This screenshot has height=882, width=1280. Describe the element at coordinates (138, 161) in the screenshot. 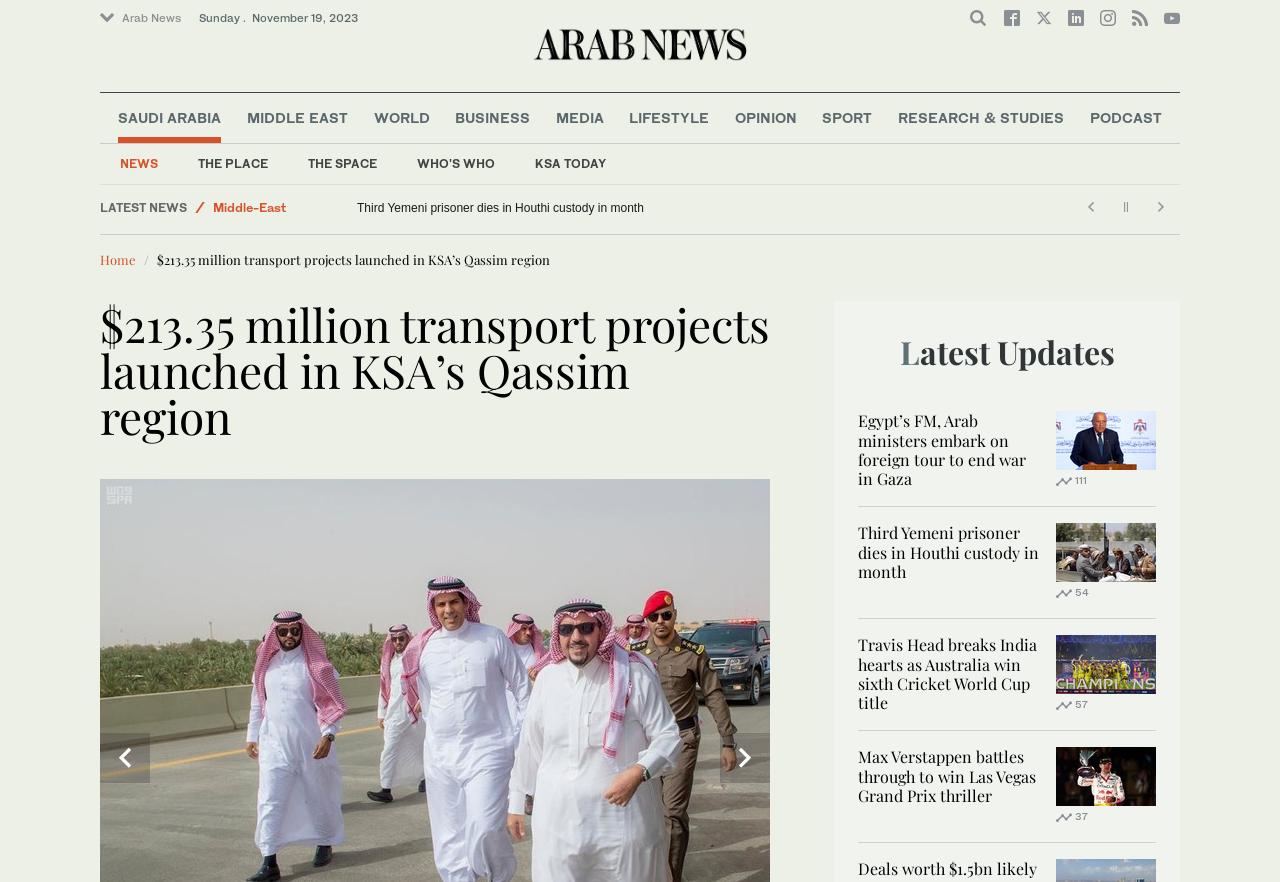

I see `'News'` at that location.